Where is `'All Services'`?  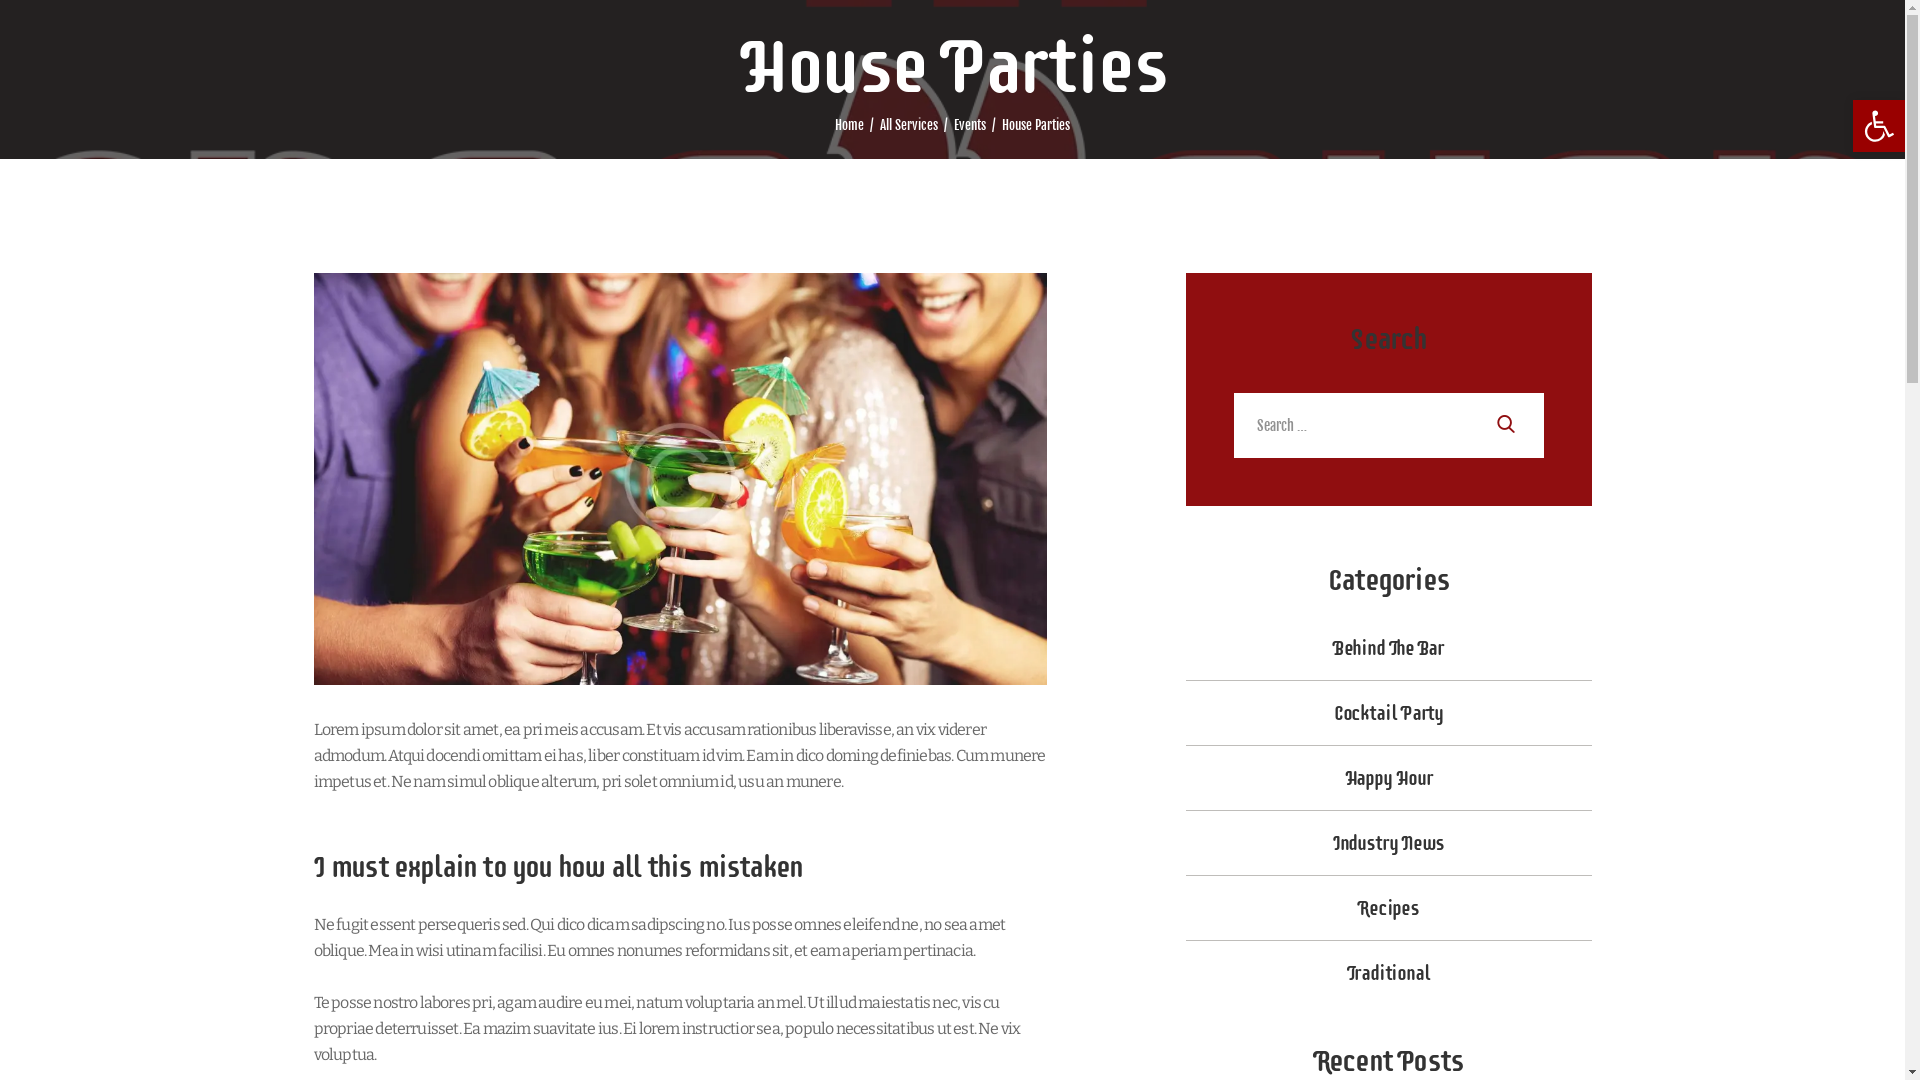
'All Services' is located at coordinates (907, 124).